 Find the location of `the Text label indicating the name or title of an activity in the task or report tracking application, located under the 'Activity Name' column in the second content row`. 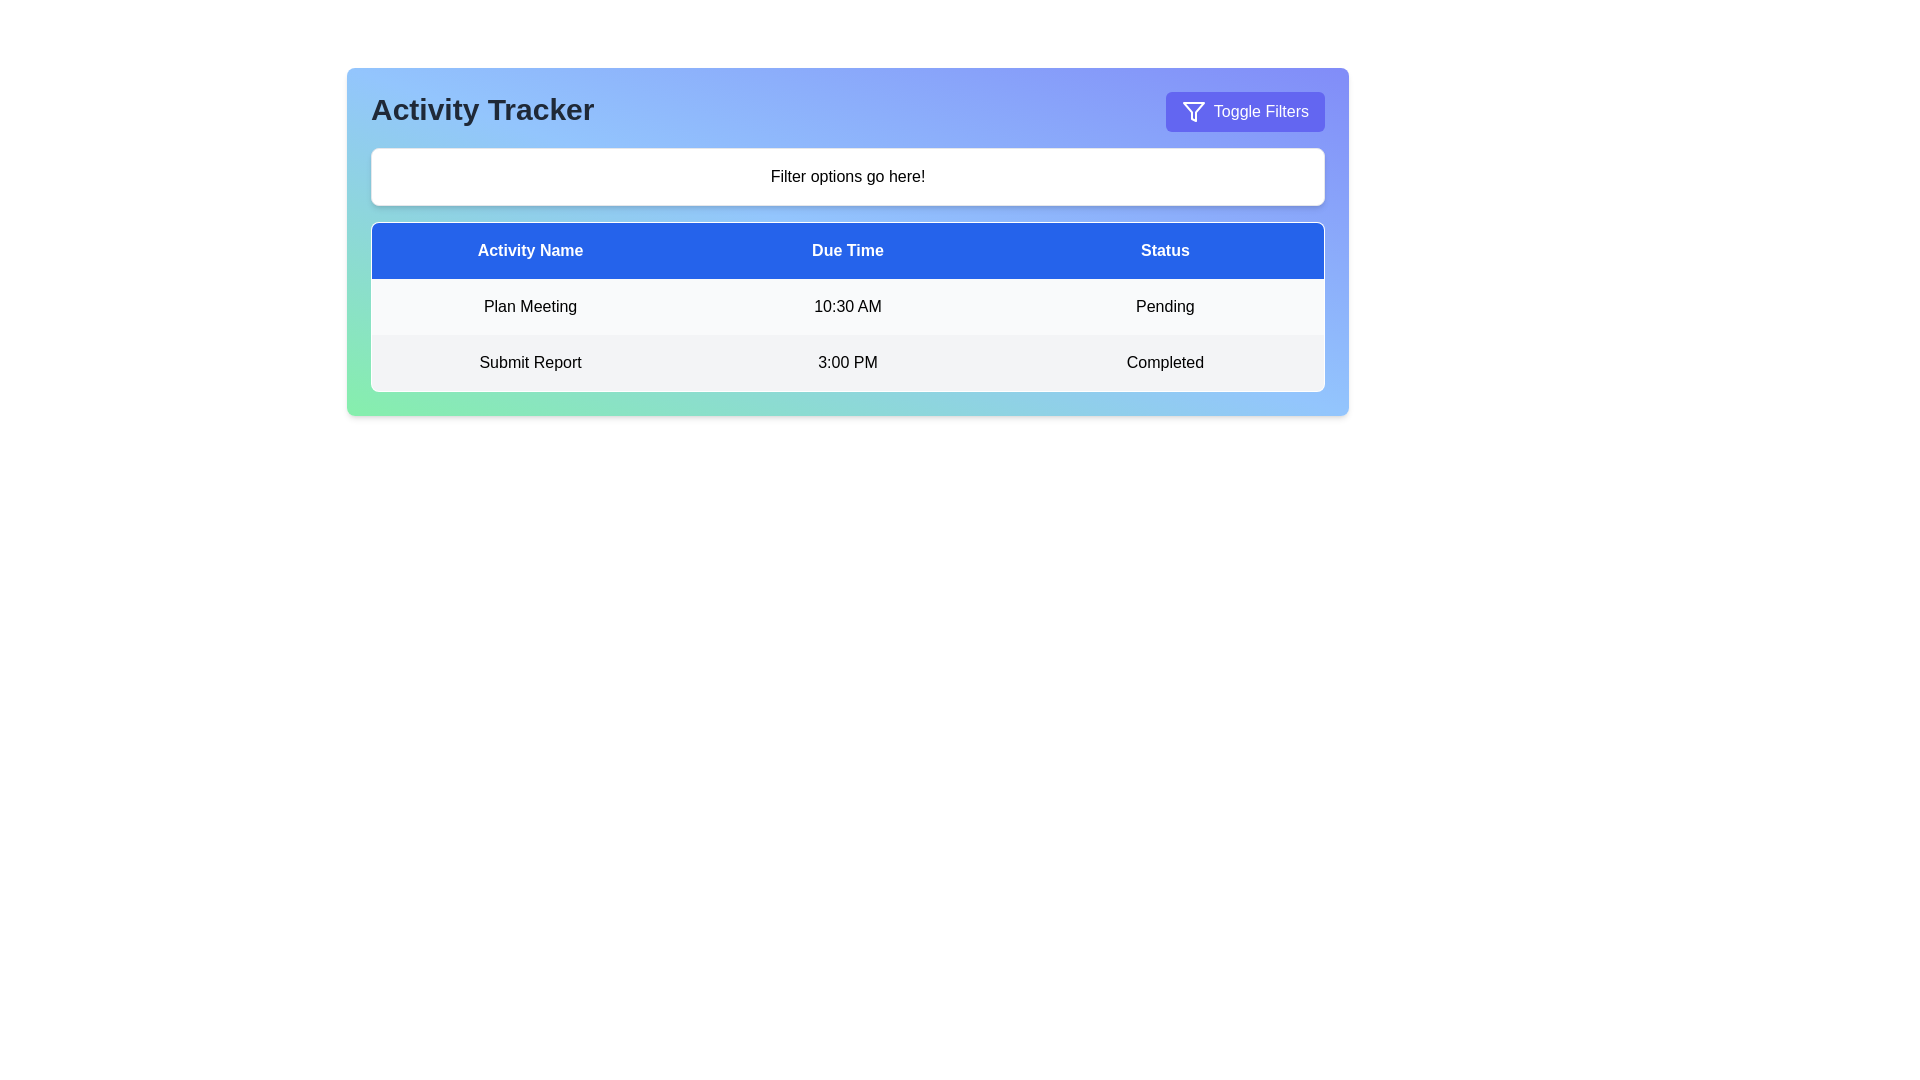

the Text label indicating the name or title of an activity in the task or report tracking application, located under the 'Activity Name' column in the second content row is located at coordinates (530, 363).